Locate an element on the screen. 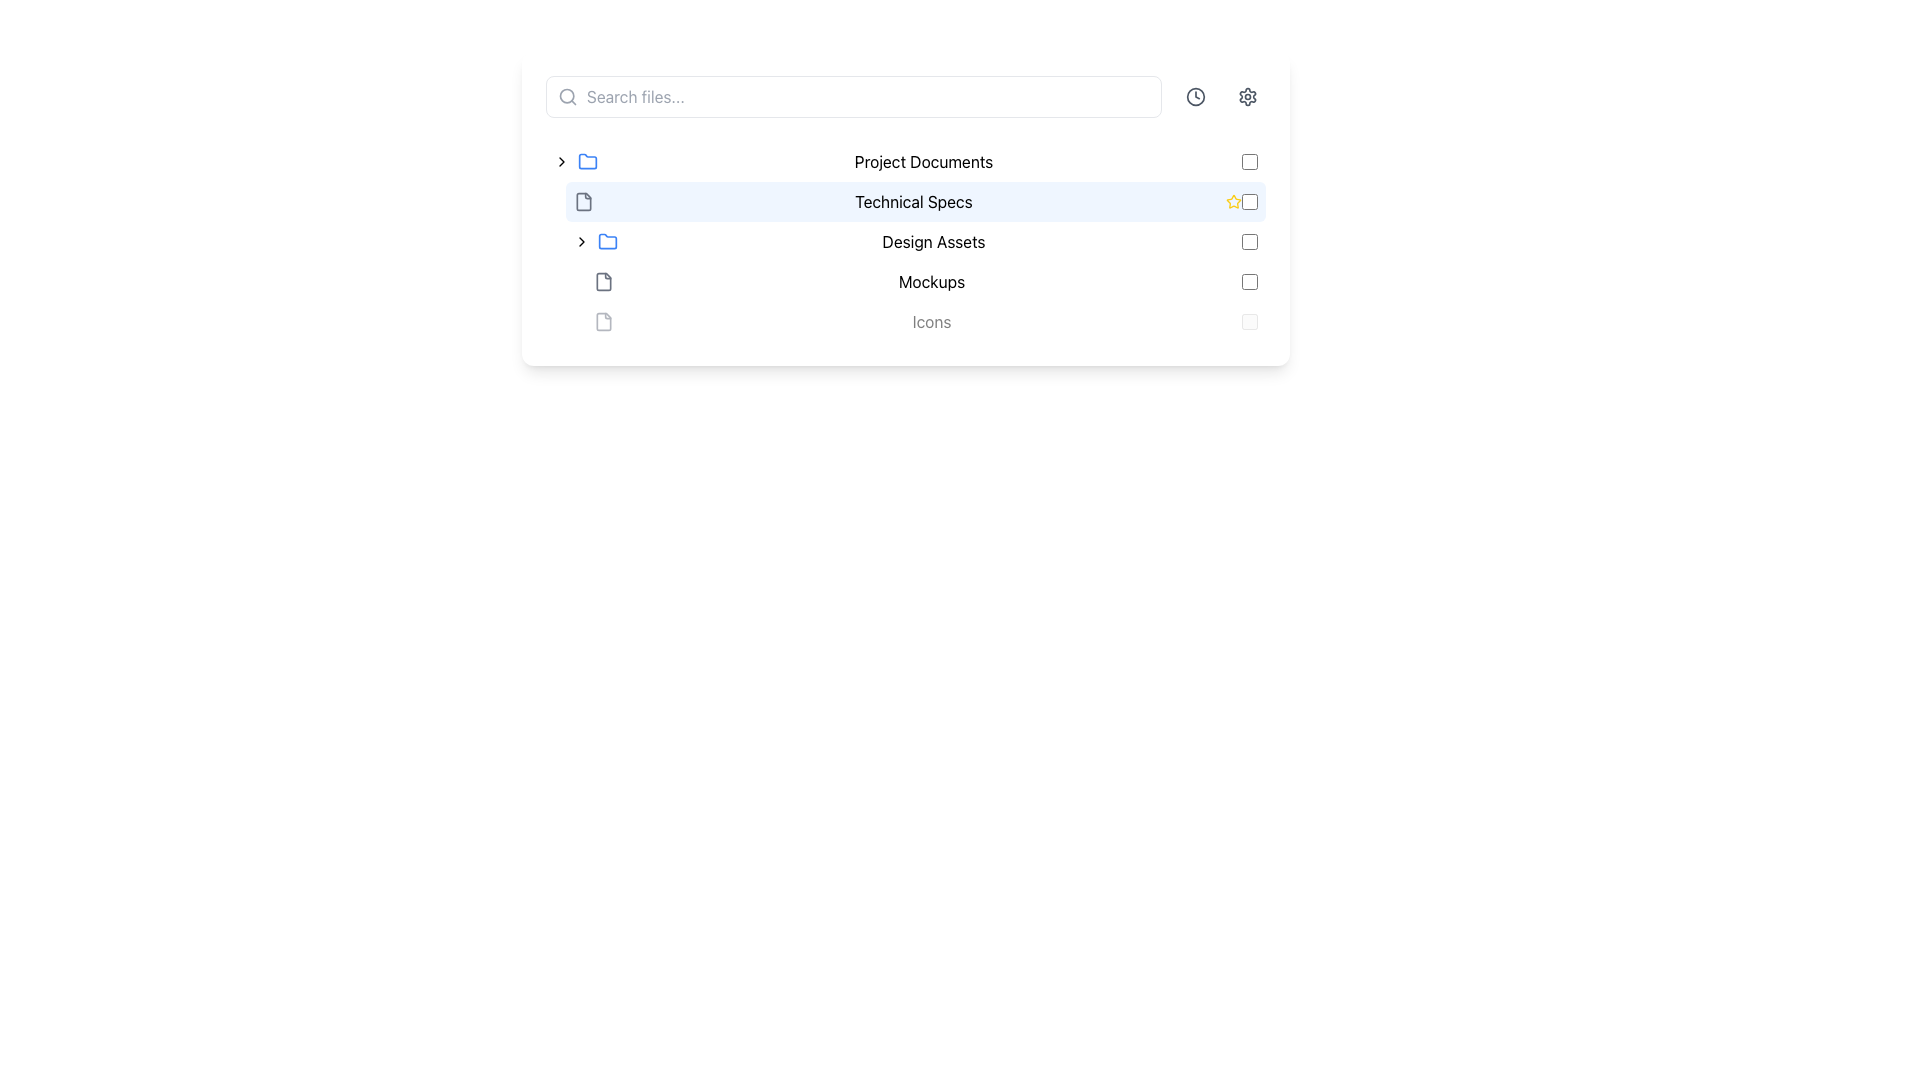 The height and width of the screenshot is (1080, 1920). on the 'Mockups' text label, which is the third item in the list of folder and file entries is located at coordinates (930, 281).